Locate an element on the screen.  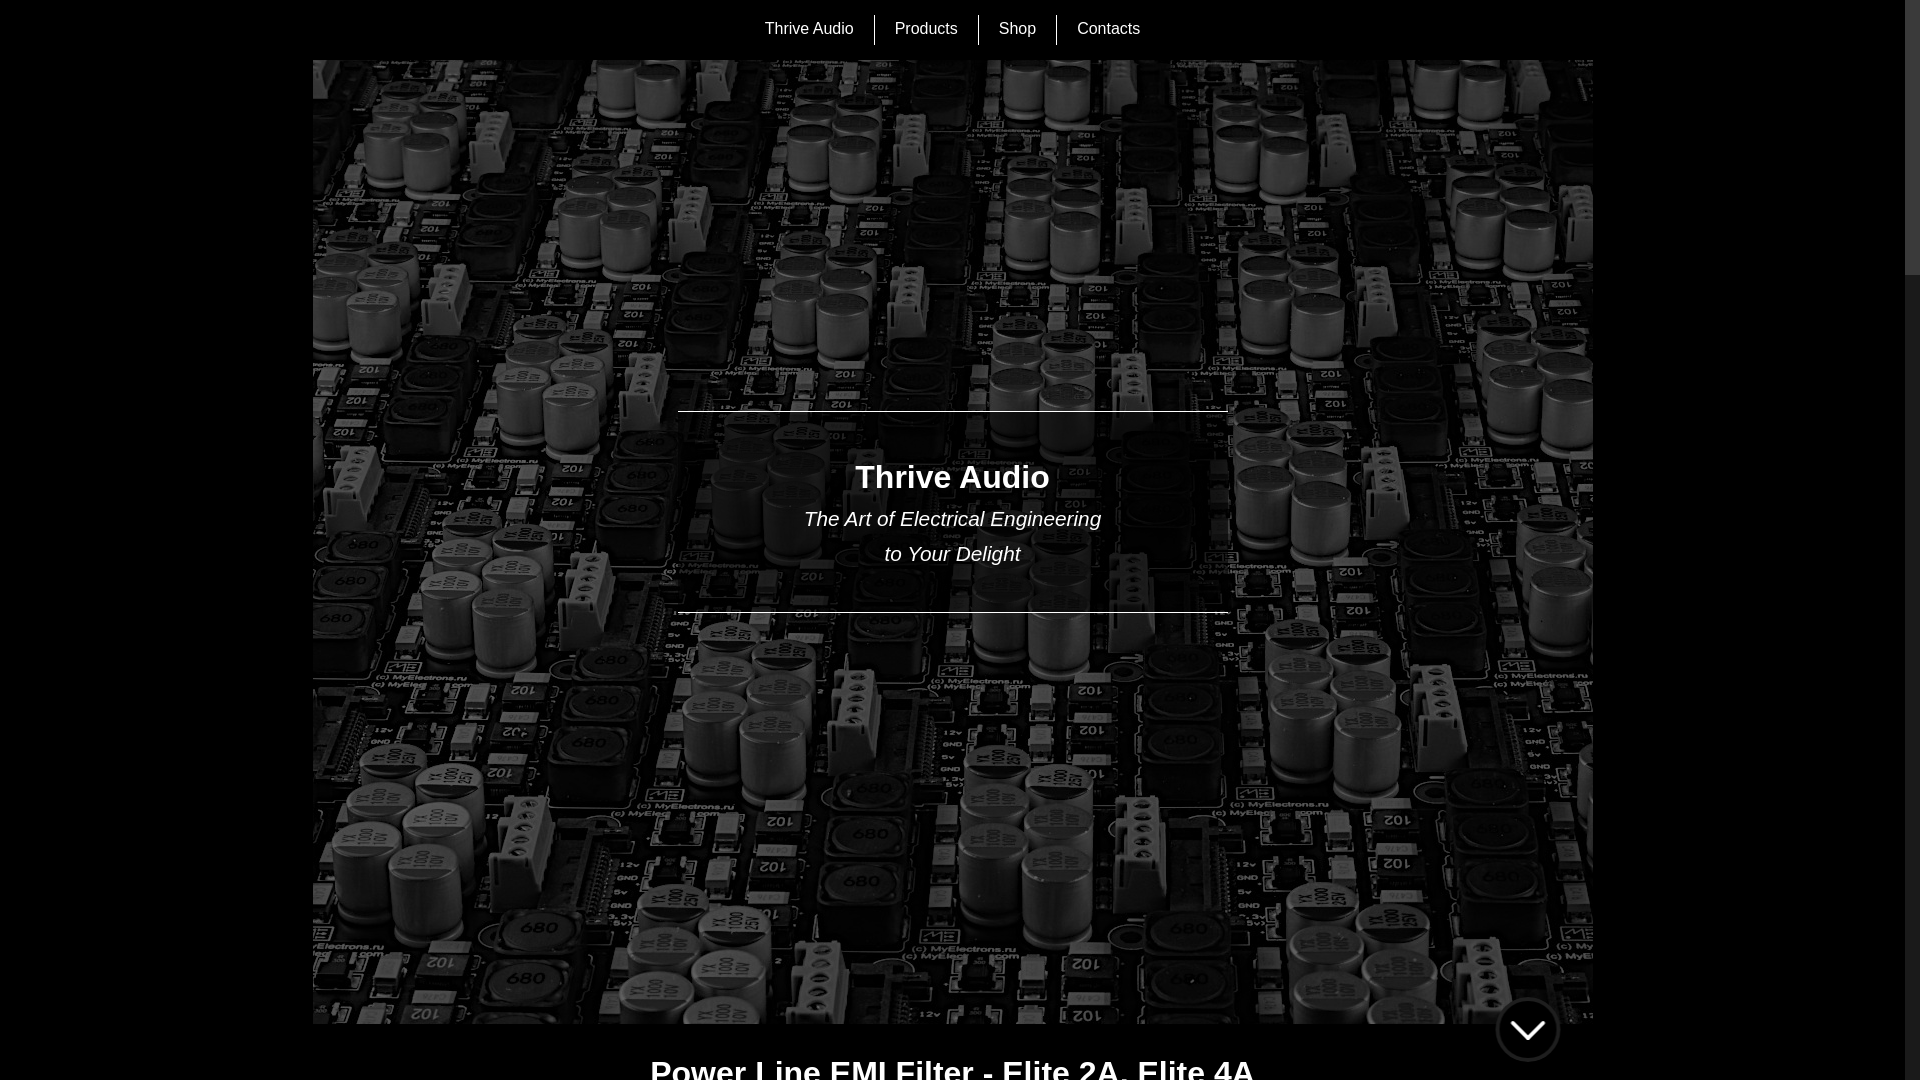
'Thrive Audio' is located at coordinates (809, 30).